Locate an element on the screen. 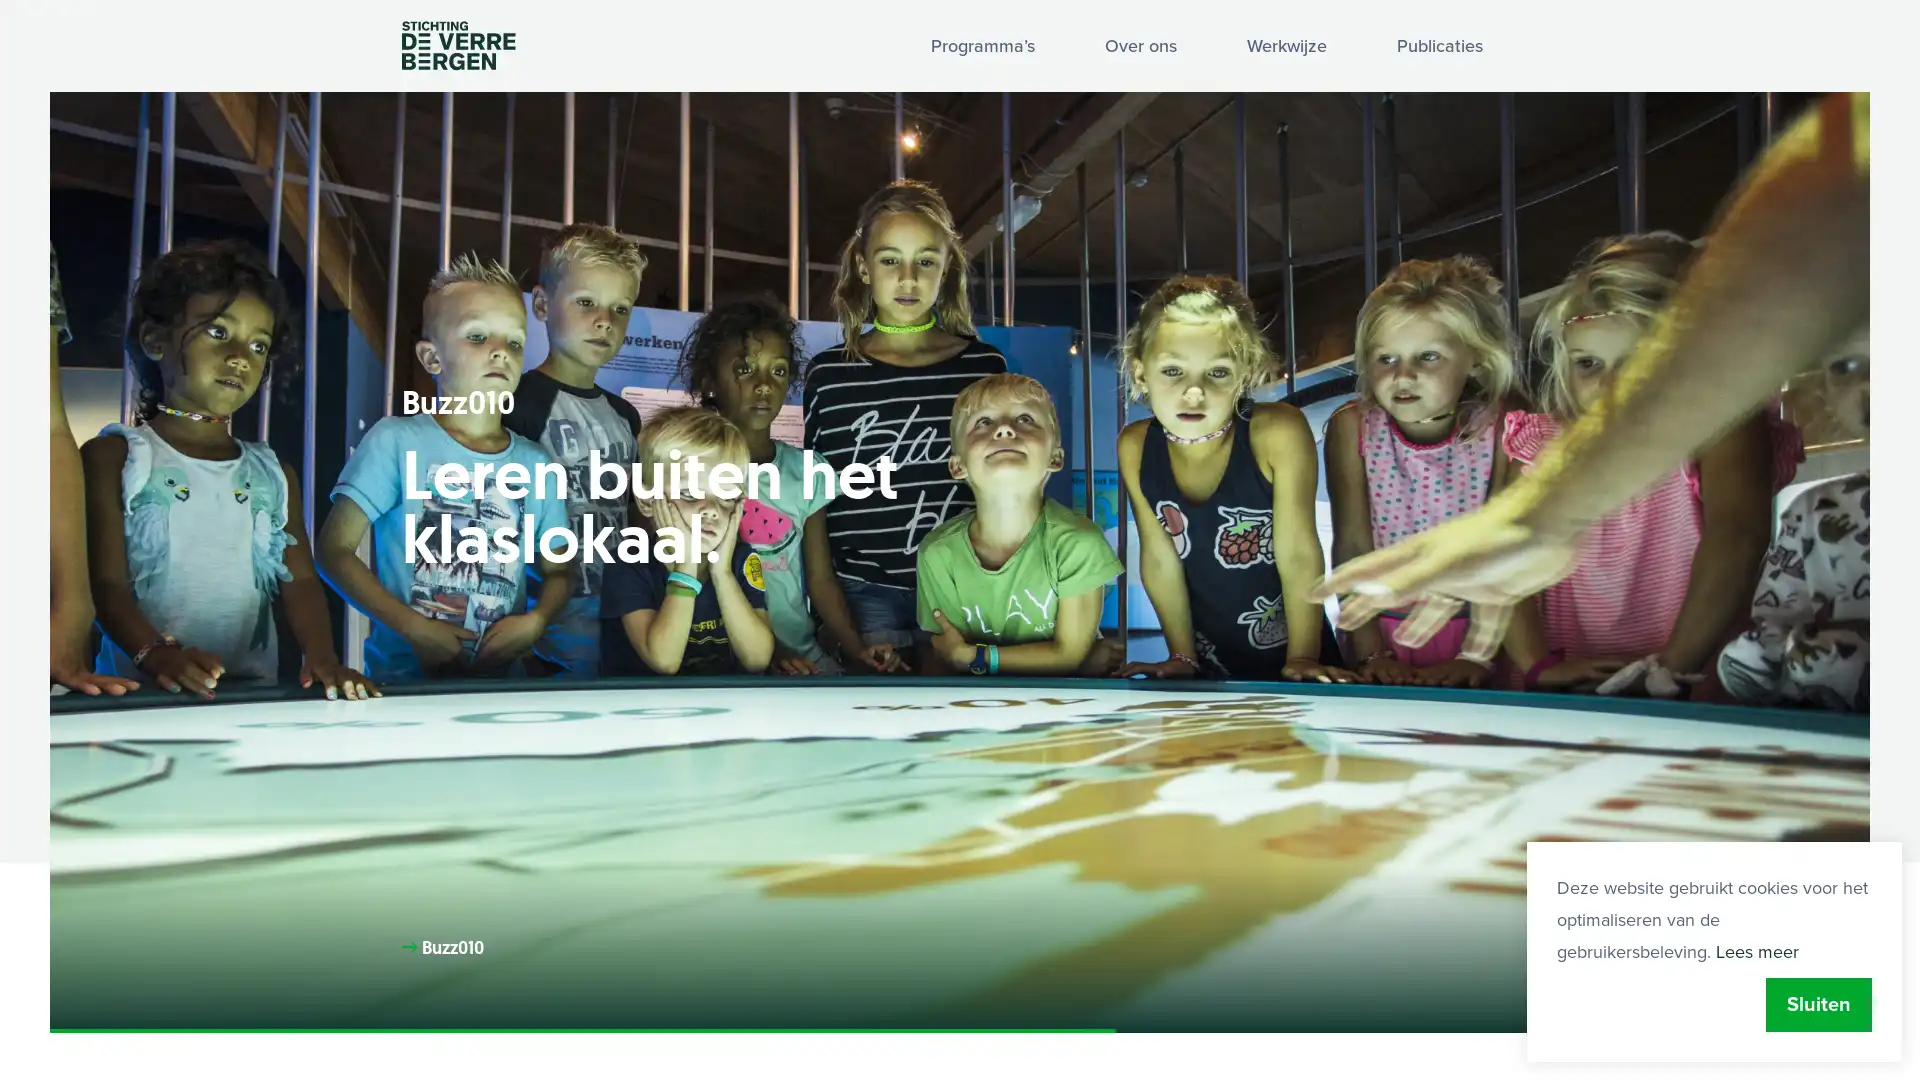  dismiss cookie message is located at coordinates (1819, 1005).